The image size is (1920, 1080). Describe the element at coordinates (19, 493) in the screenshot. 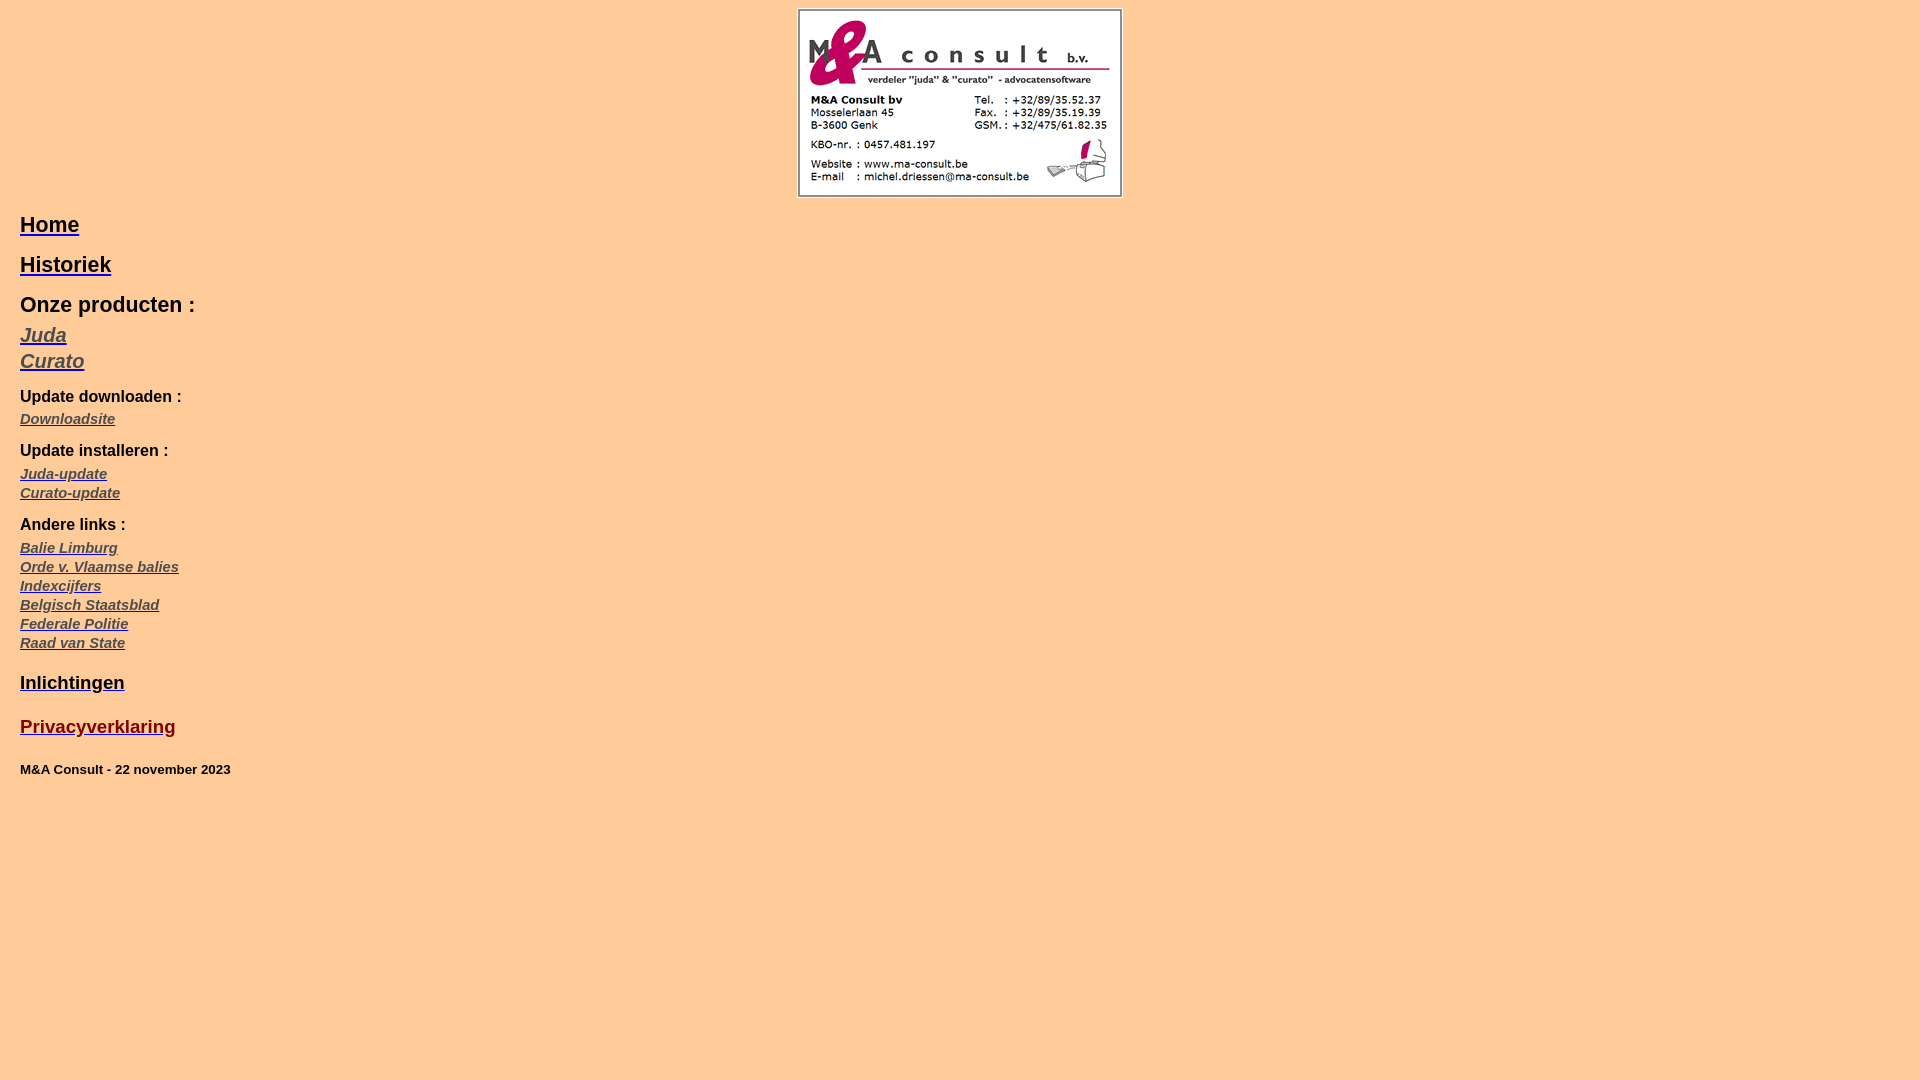

I see `'Curato-update'` at that location.